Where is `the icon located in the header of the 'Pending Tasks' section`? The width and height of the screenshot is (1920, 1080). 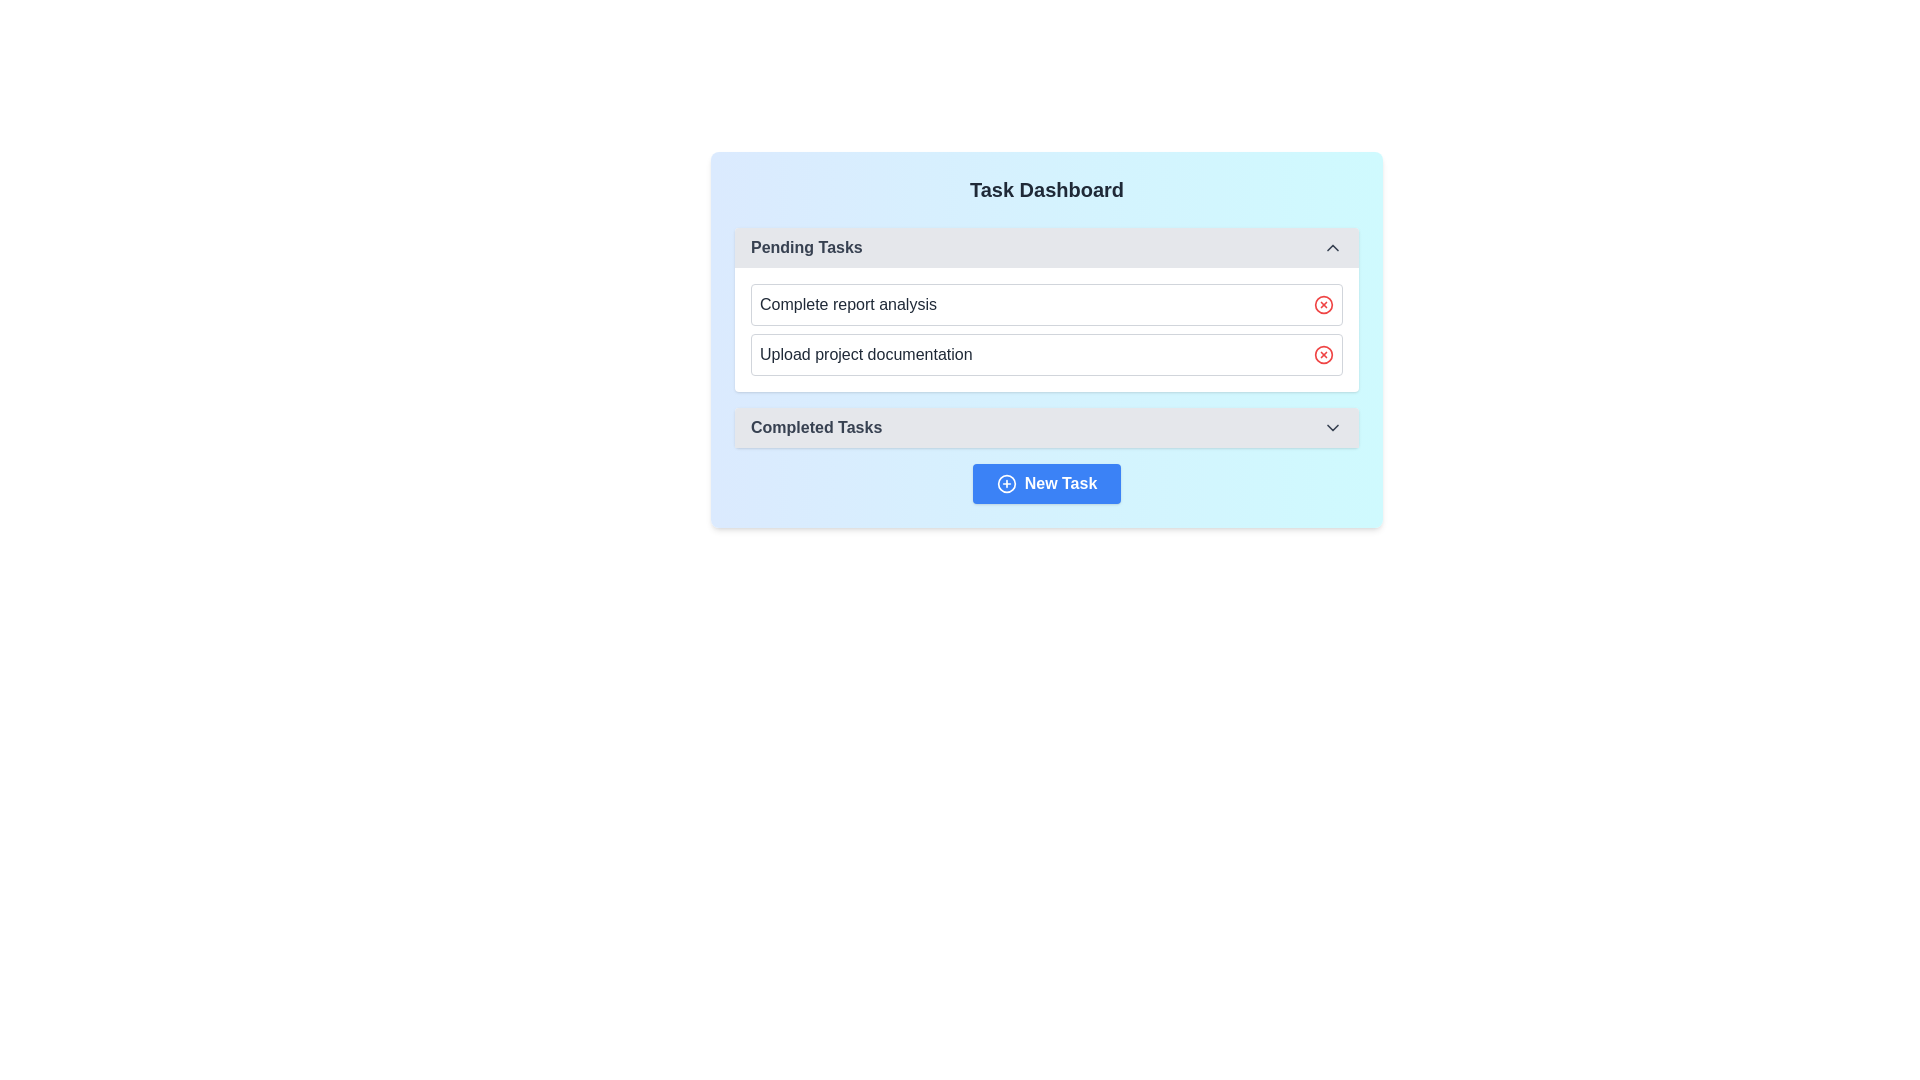 the icon located in the header of the 'Pending Tasks' section is located at coordinates (1333, 246).